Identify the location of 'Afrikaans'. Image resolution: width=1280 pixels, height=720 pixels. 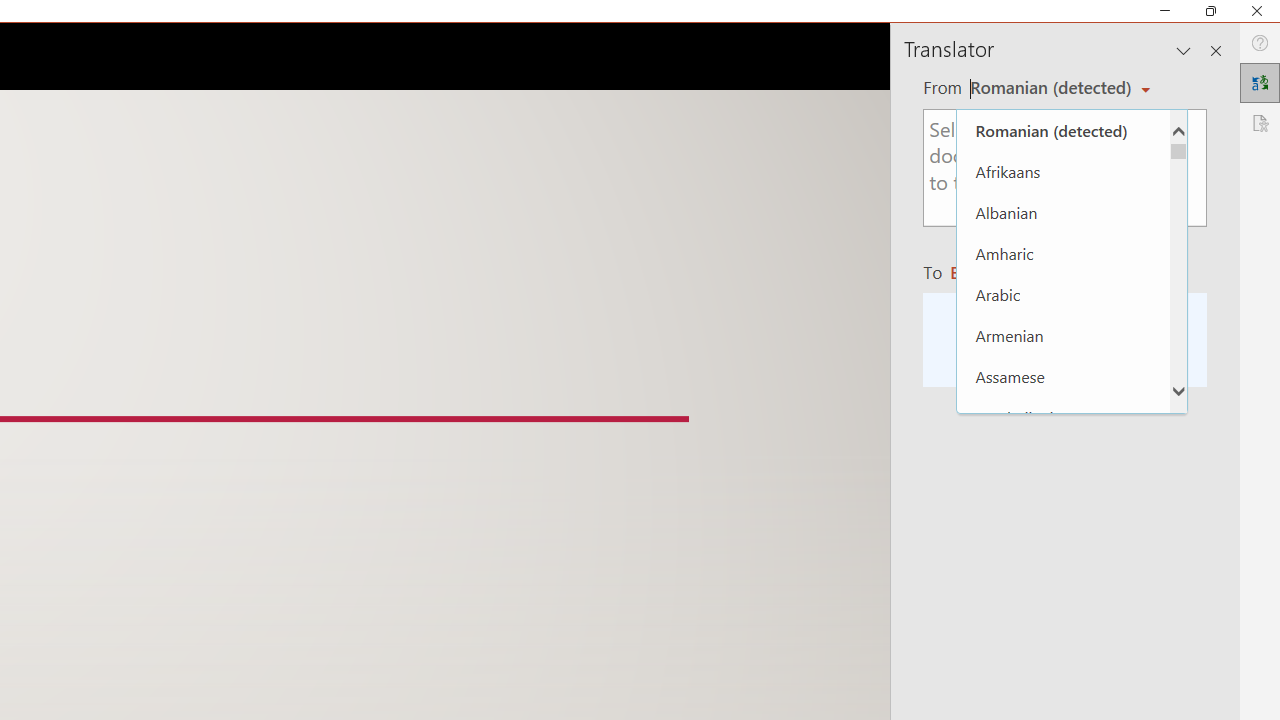
(1062, 170).